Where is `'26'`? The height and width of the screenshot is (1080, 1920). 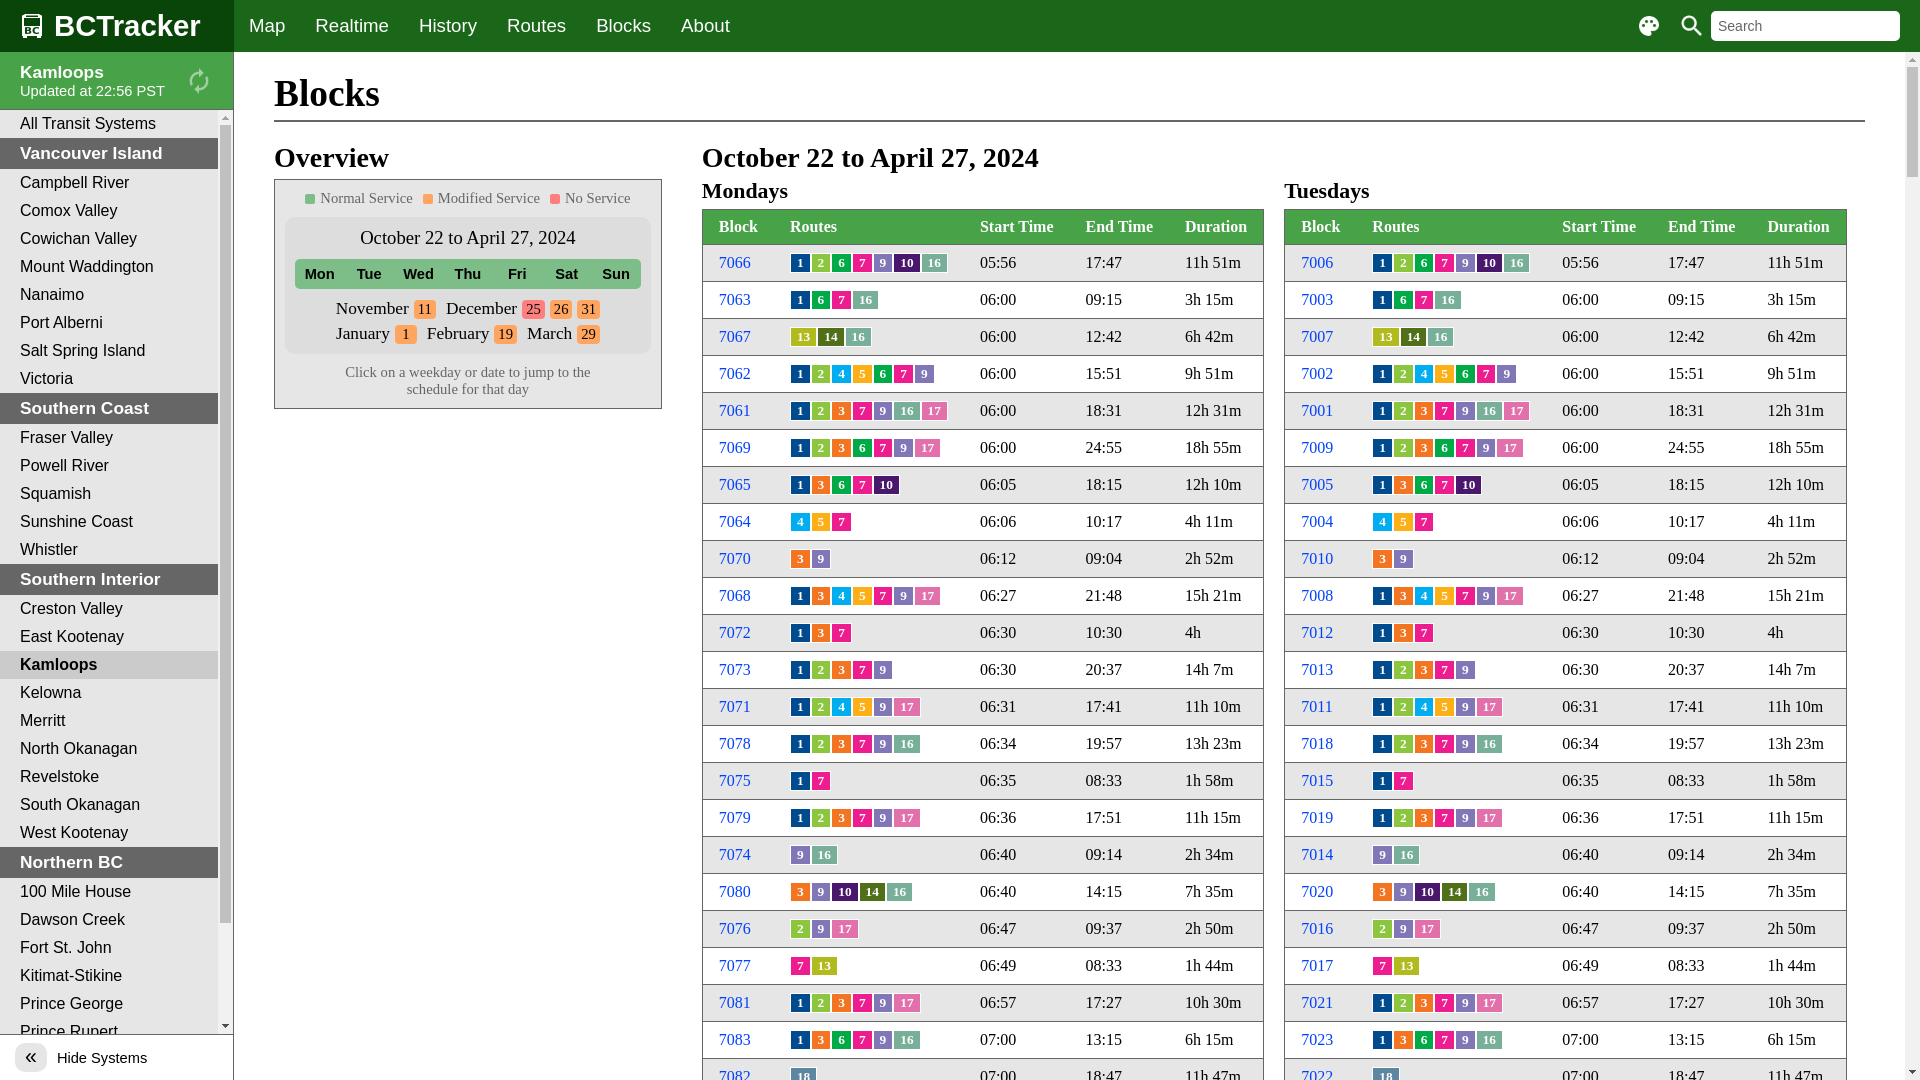 '26' is located at coordinates (560, 309).